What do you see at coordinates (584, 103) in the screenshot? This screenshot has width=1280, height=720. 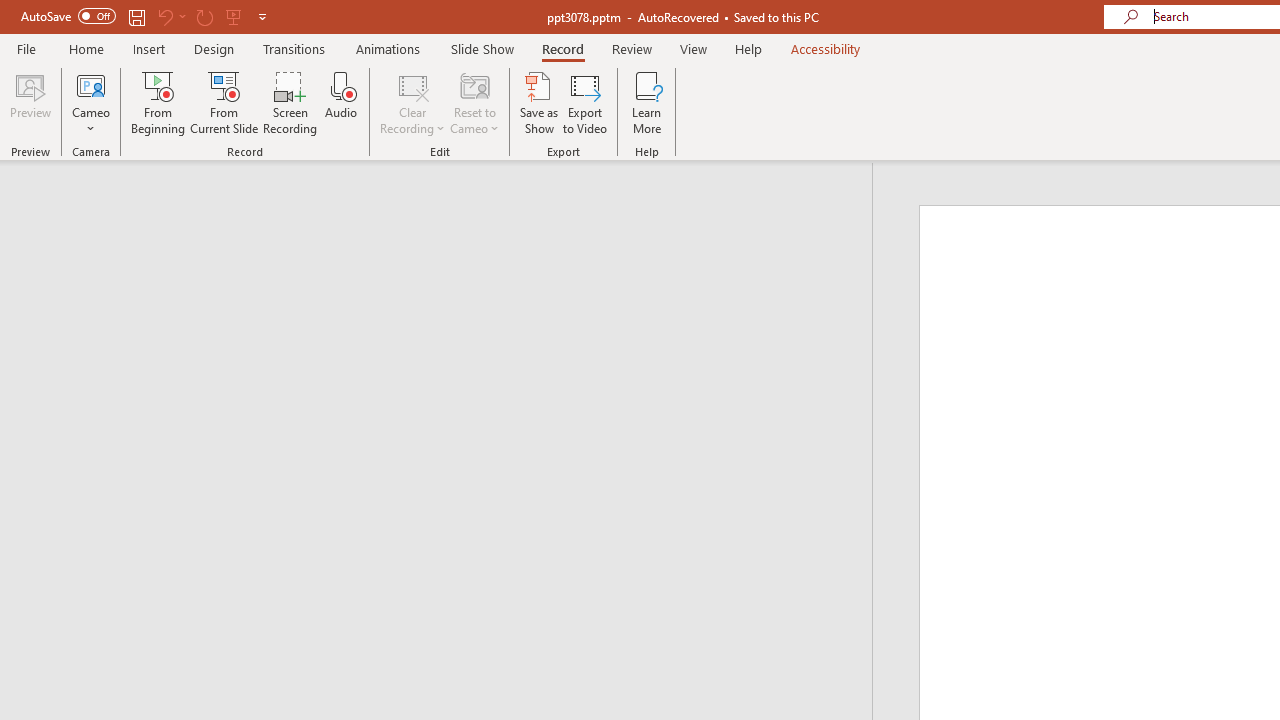 I see `'Export to Video'` at bounding box center [584, 103].